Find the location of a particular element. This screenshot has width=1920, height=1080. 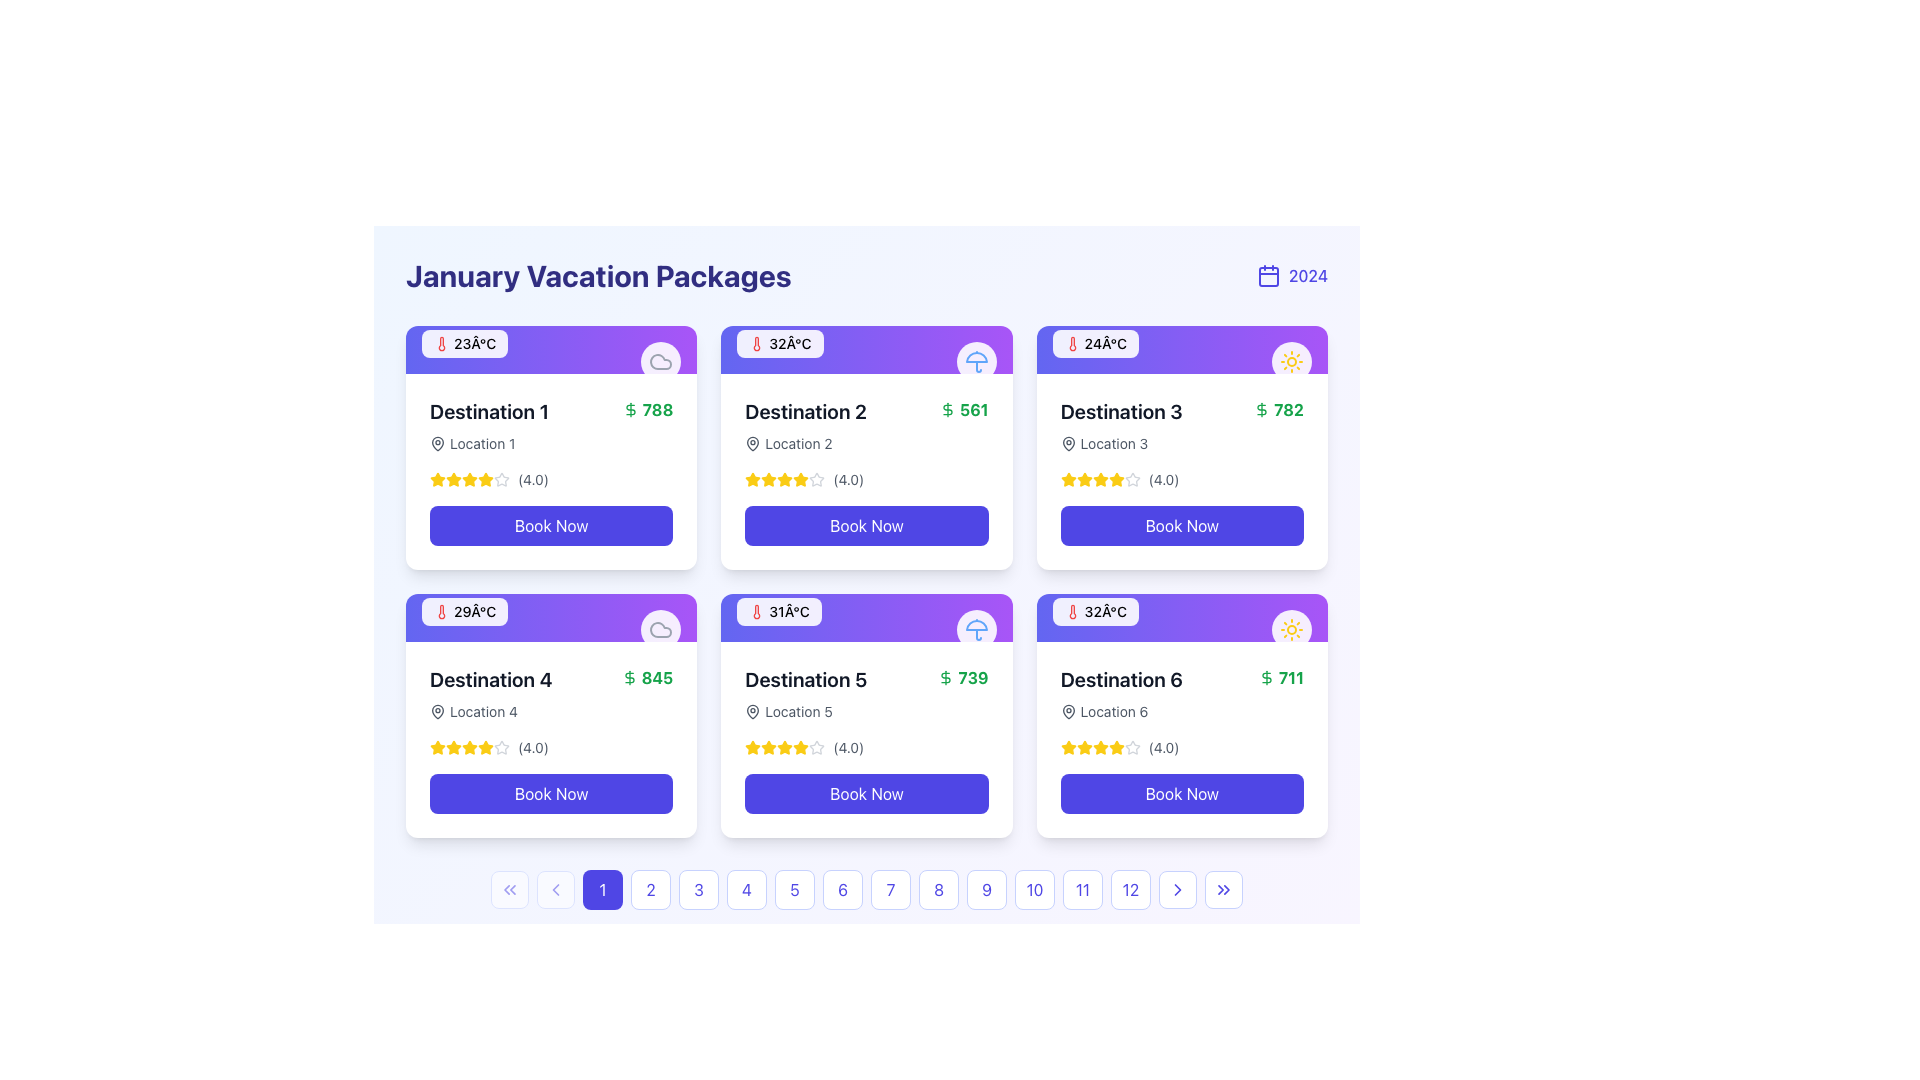

the second star icon in the 5-star rating system under the 'Destination 4' vacation package card is located at coordinates (502, 747).